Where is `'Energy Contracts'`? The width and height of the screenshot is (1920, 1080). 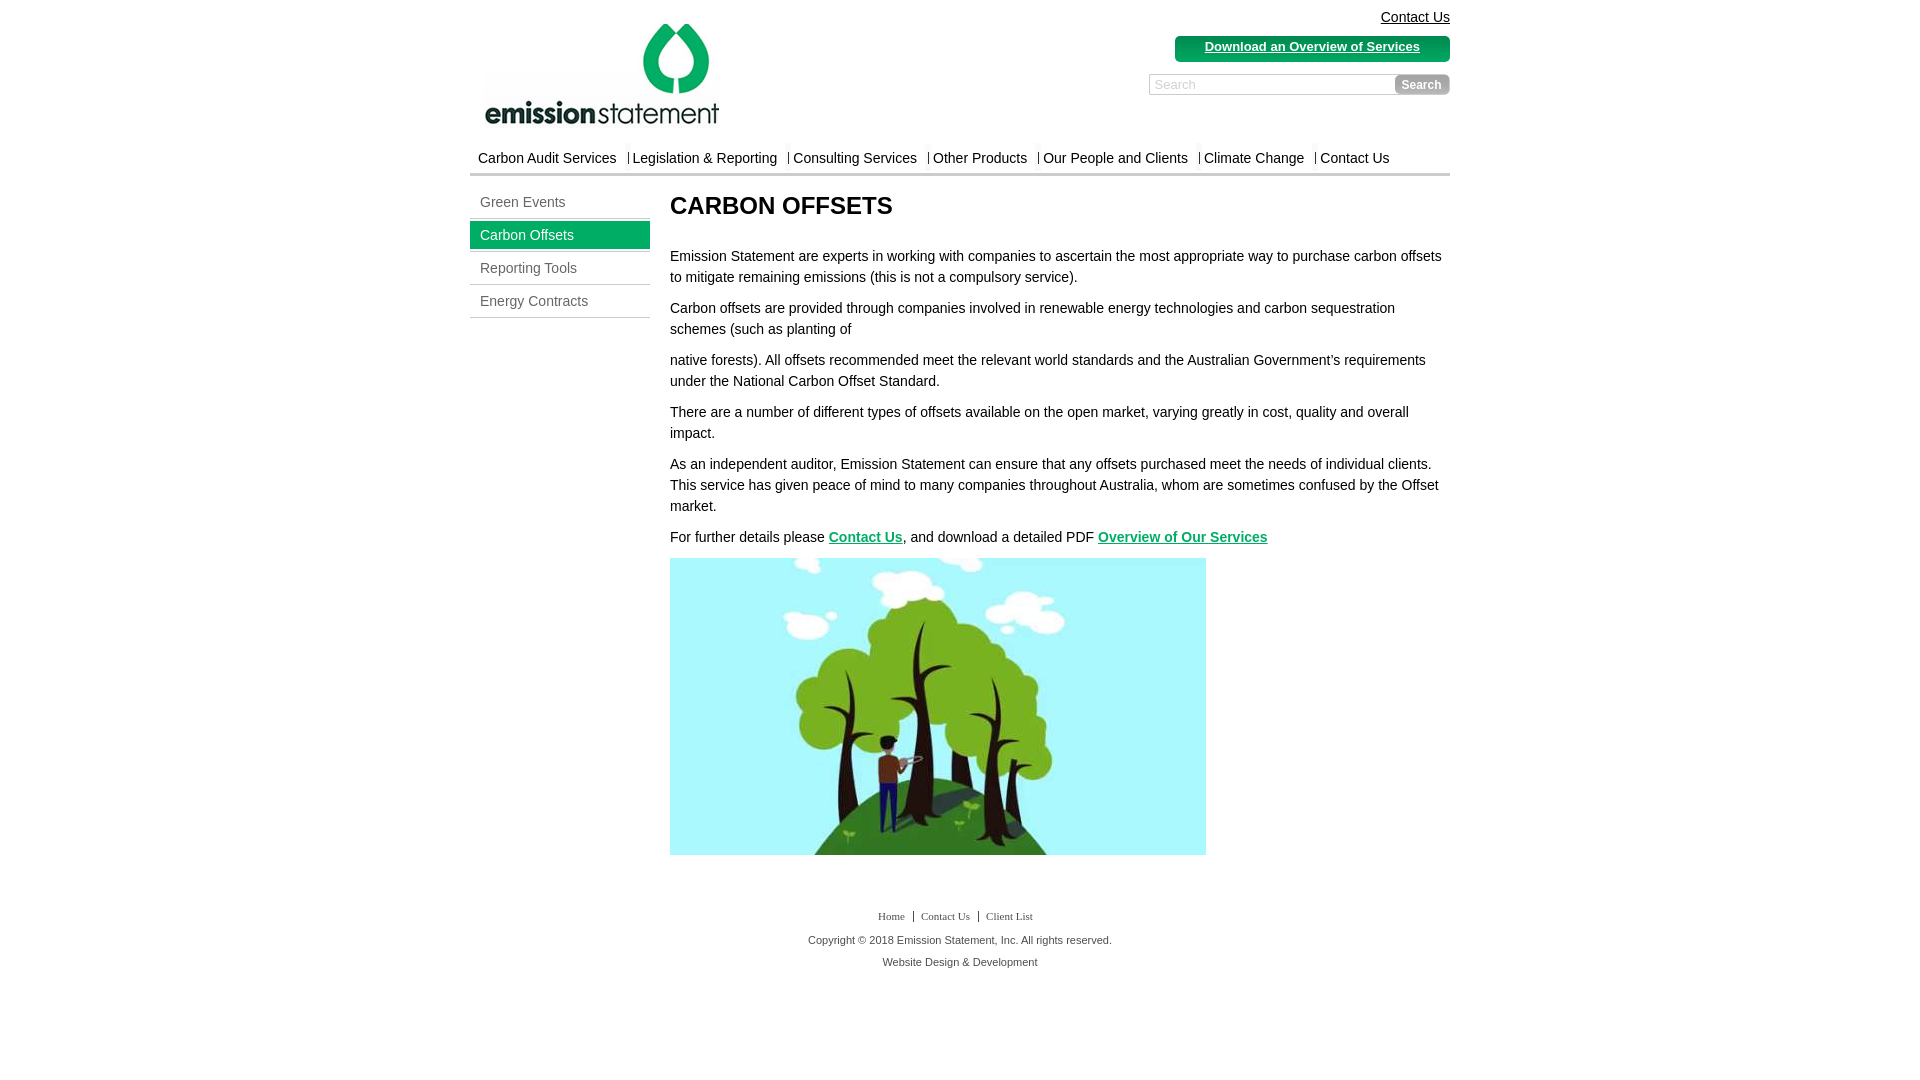 'Energy Contracts' is located at coordinates (560, 300).